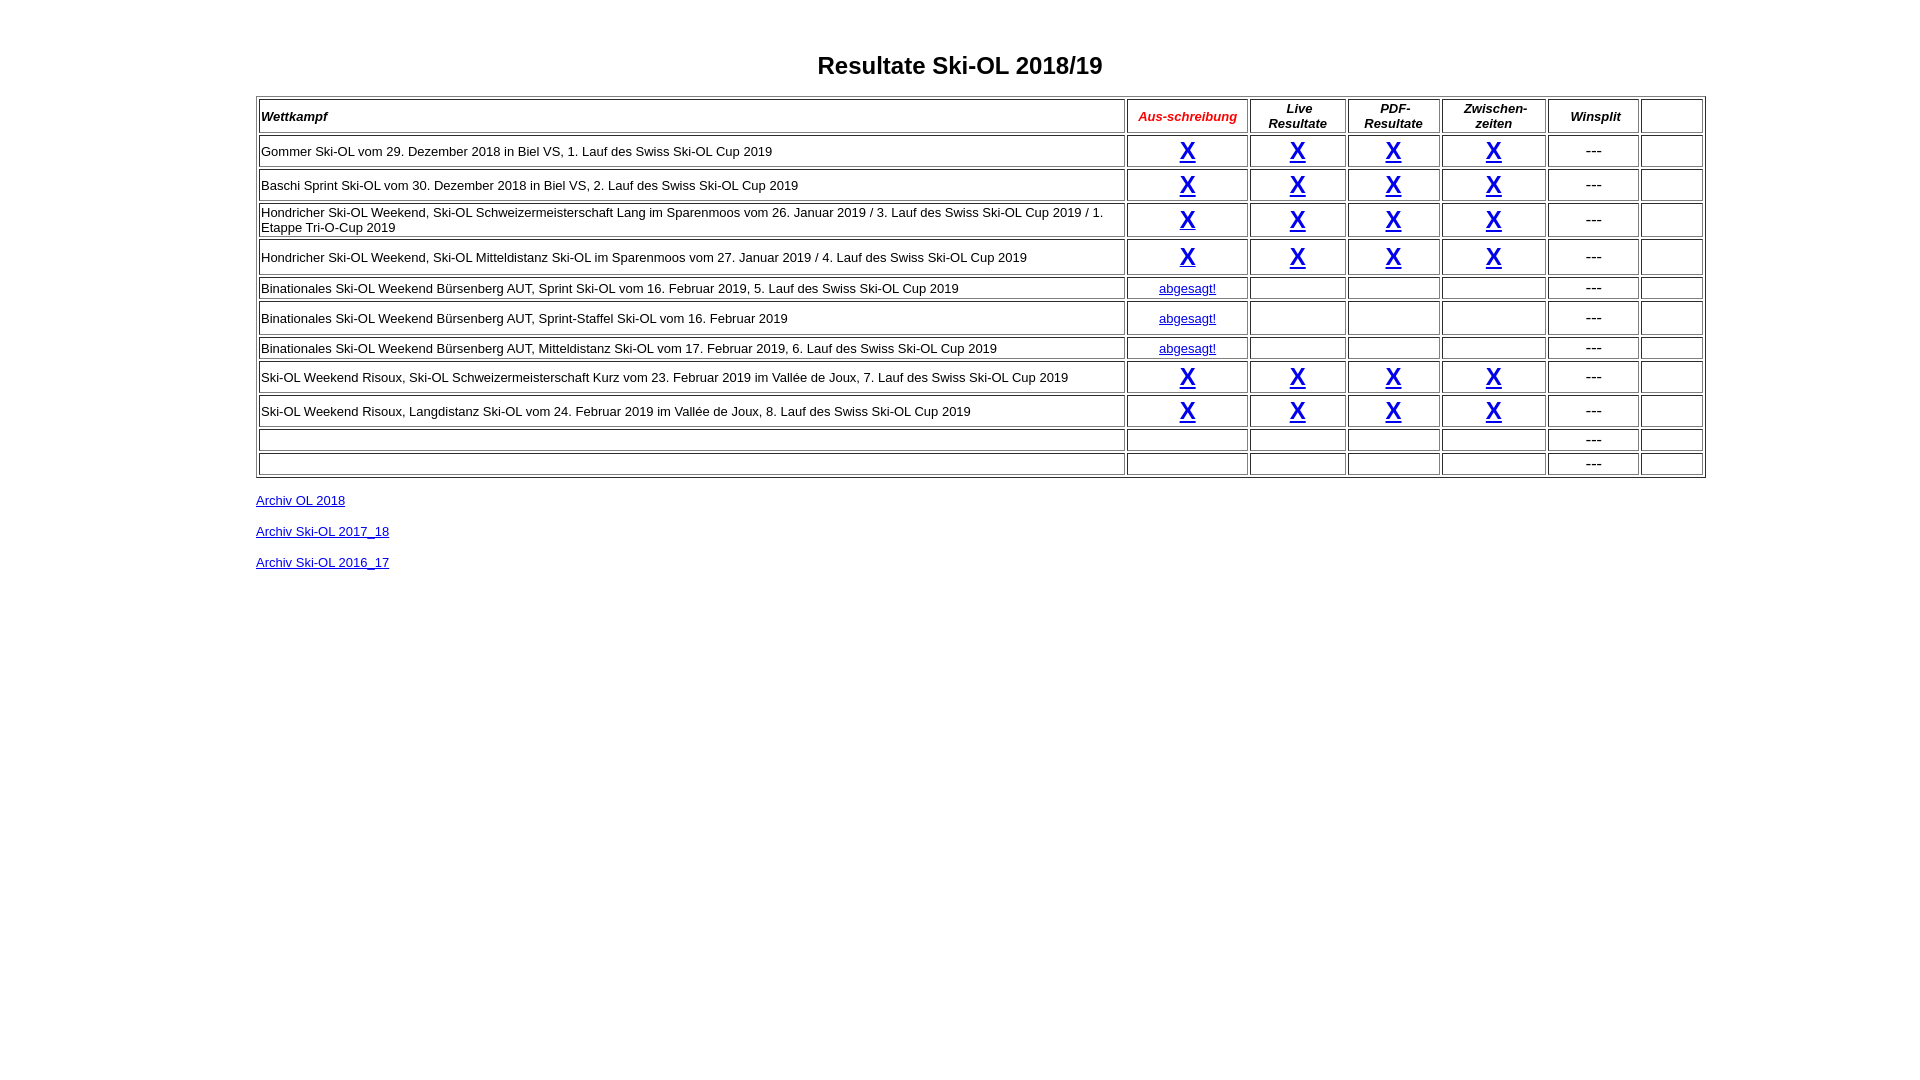 The height and width of the screenshot is (1080, 1920). What do you see at coordinates (1188, 376) in the screenshot?
I see `'X'` at bounding box center [1188, 376].